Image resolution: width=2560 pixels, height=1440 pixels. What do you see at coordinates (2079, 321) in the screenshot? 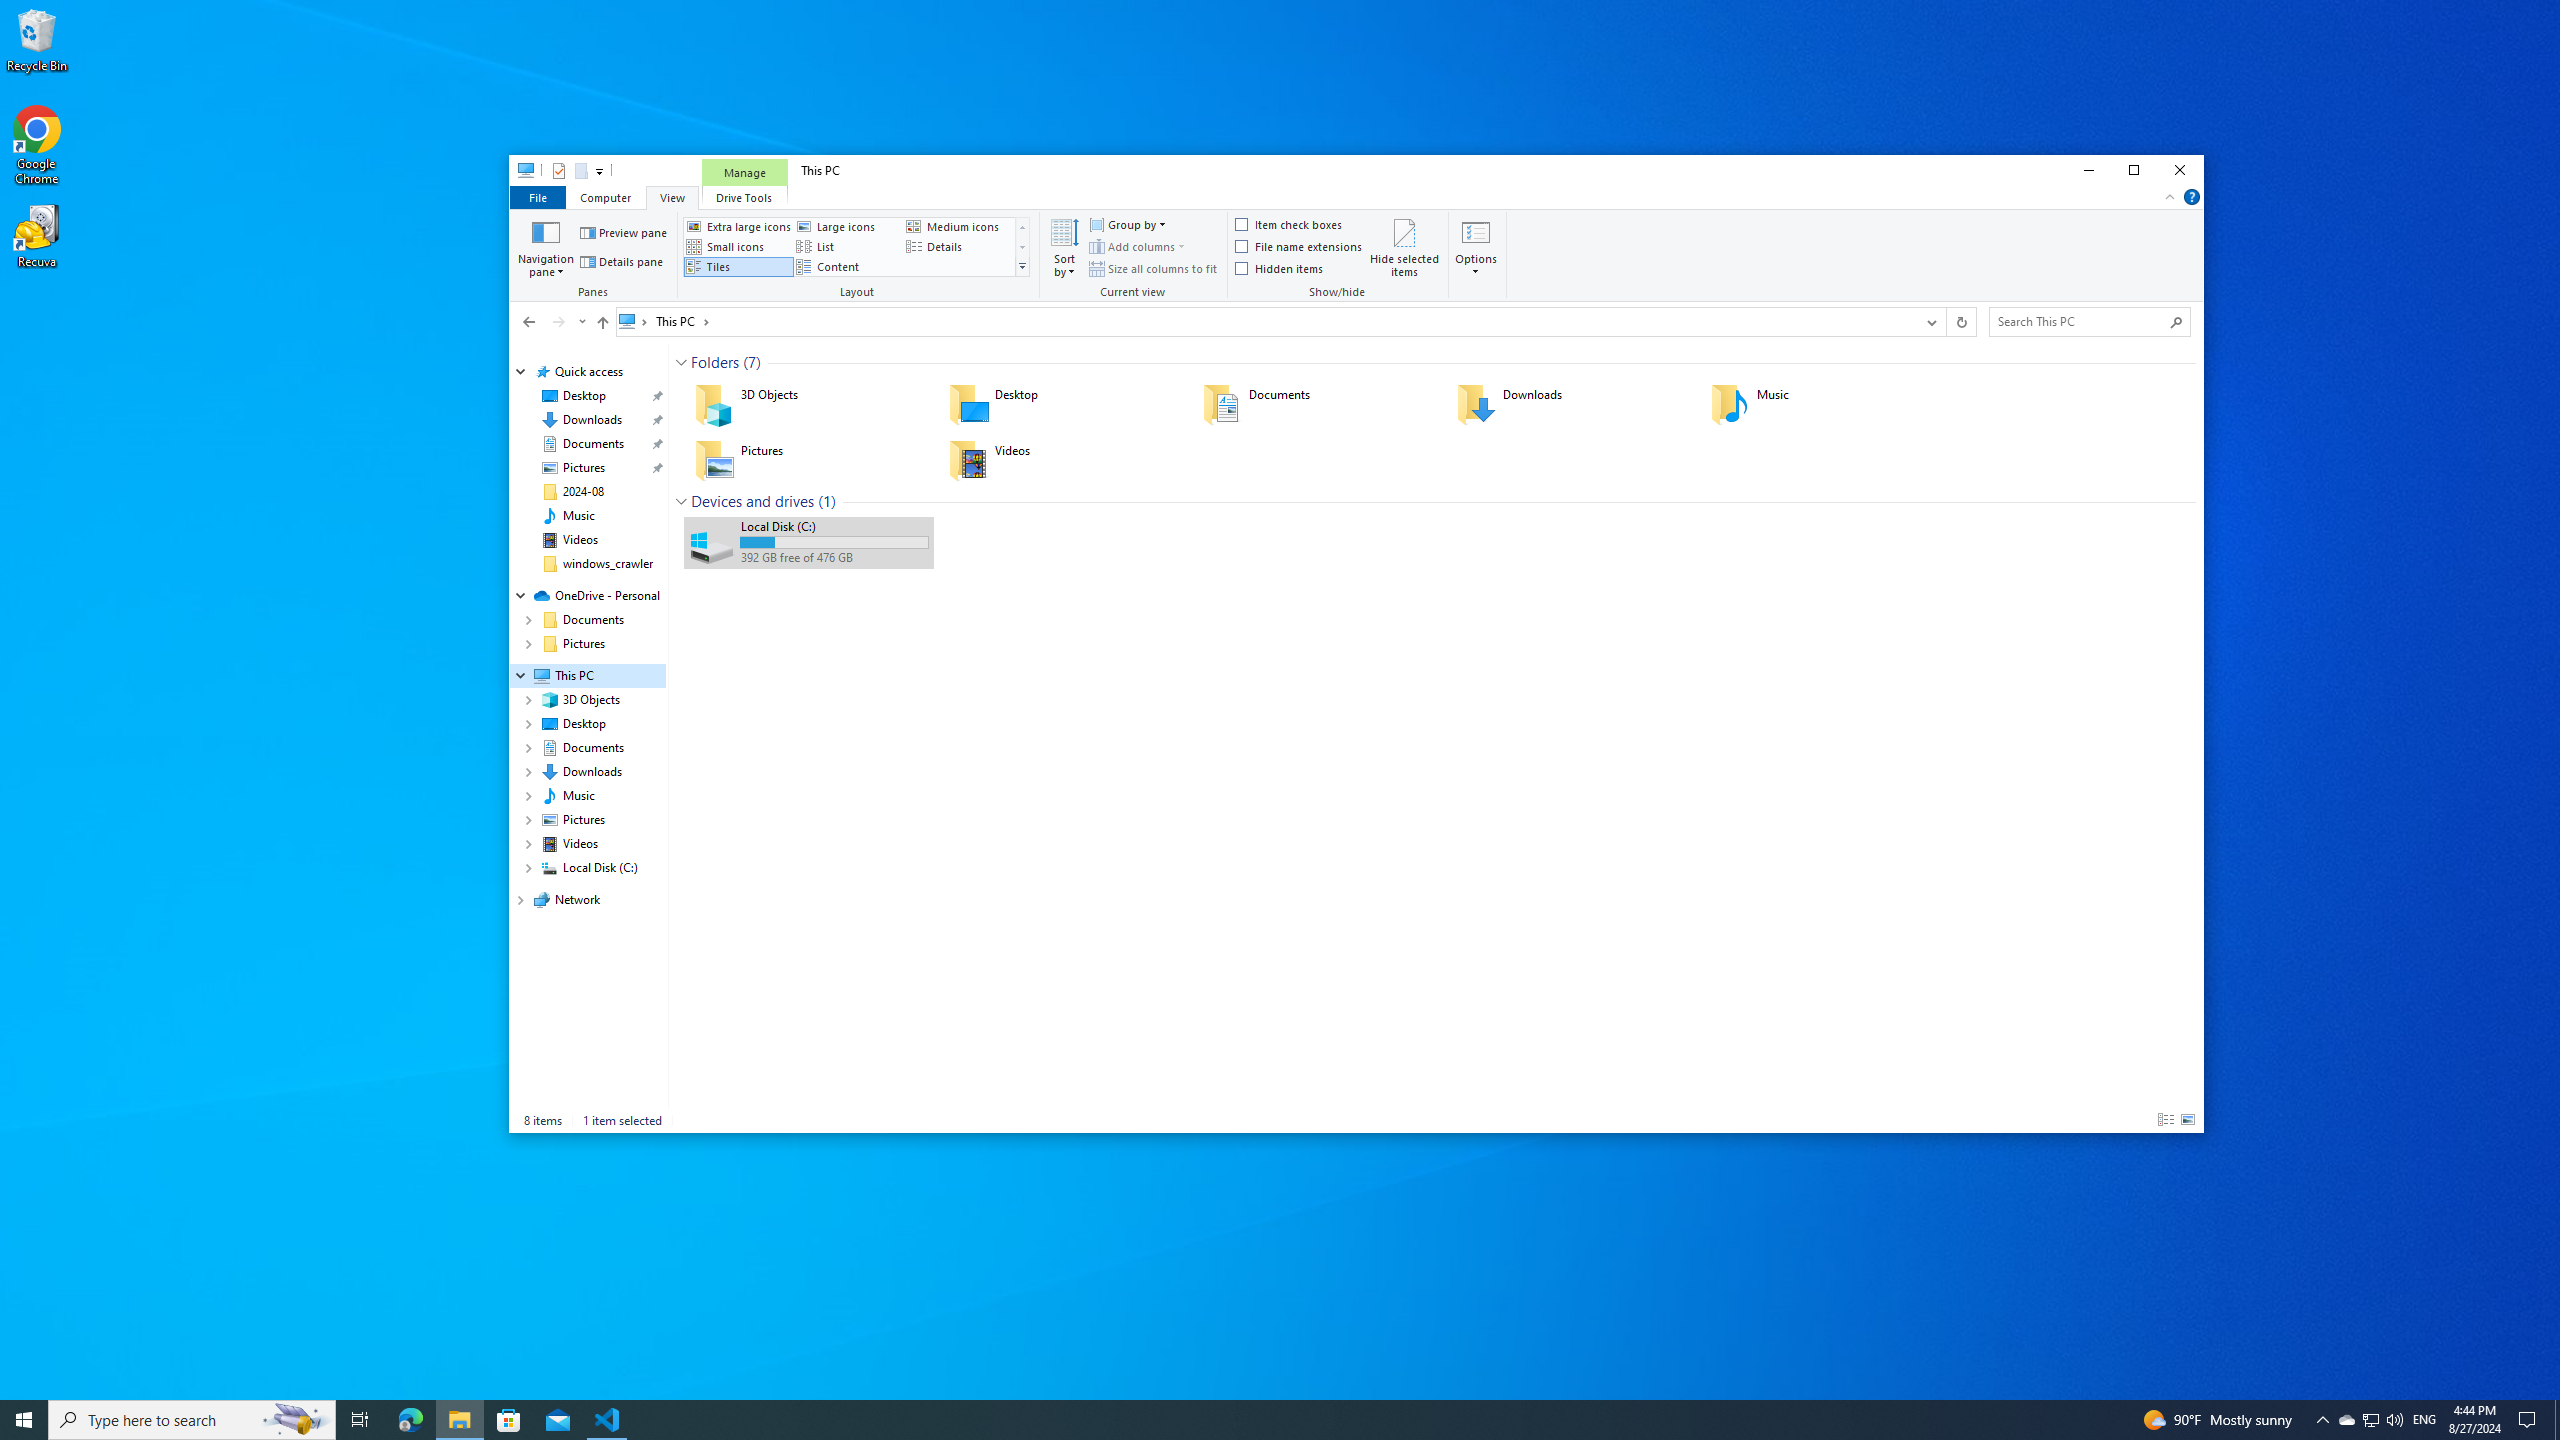
I see `'Search Box'` at bounding box center [2079, 321].